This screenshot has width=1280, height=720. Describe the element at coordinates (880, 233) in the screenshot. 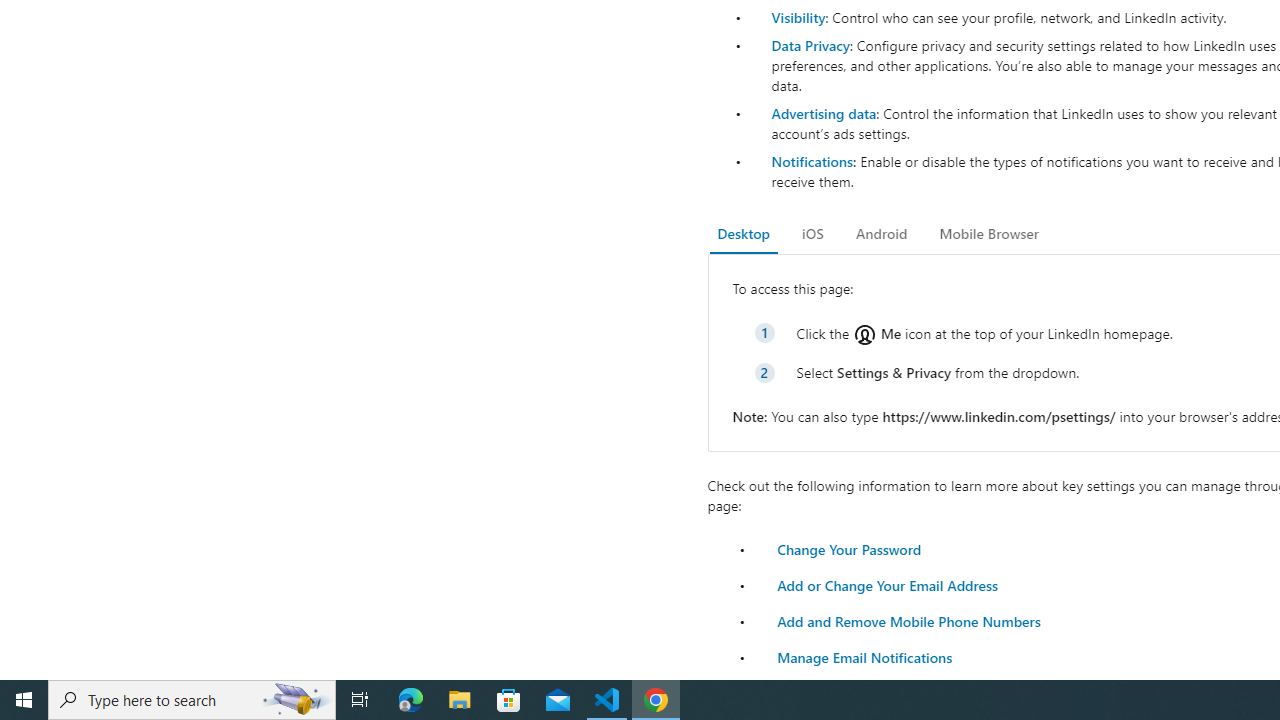

I see `'Android'` at that location.